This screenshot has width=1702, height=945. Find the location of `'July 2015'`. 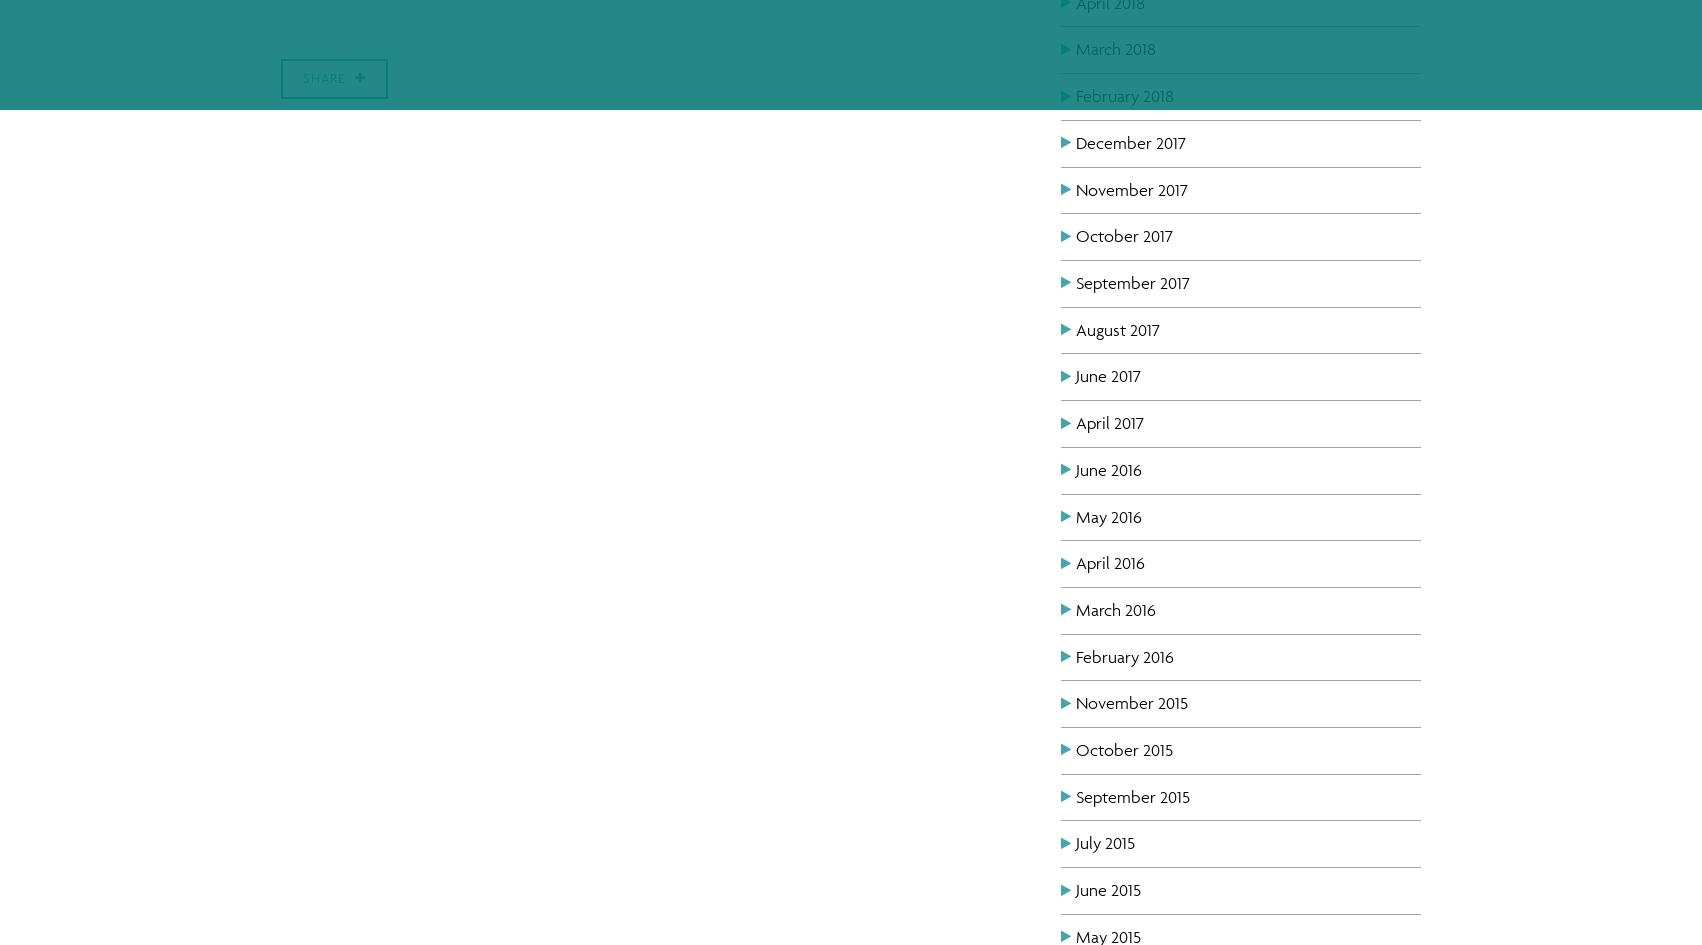

'July 2015' is located at coordinates (1104, 843).